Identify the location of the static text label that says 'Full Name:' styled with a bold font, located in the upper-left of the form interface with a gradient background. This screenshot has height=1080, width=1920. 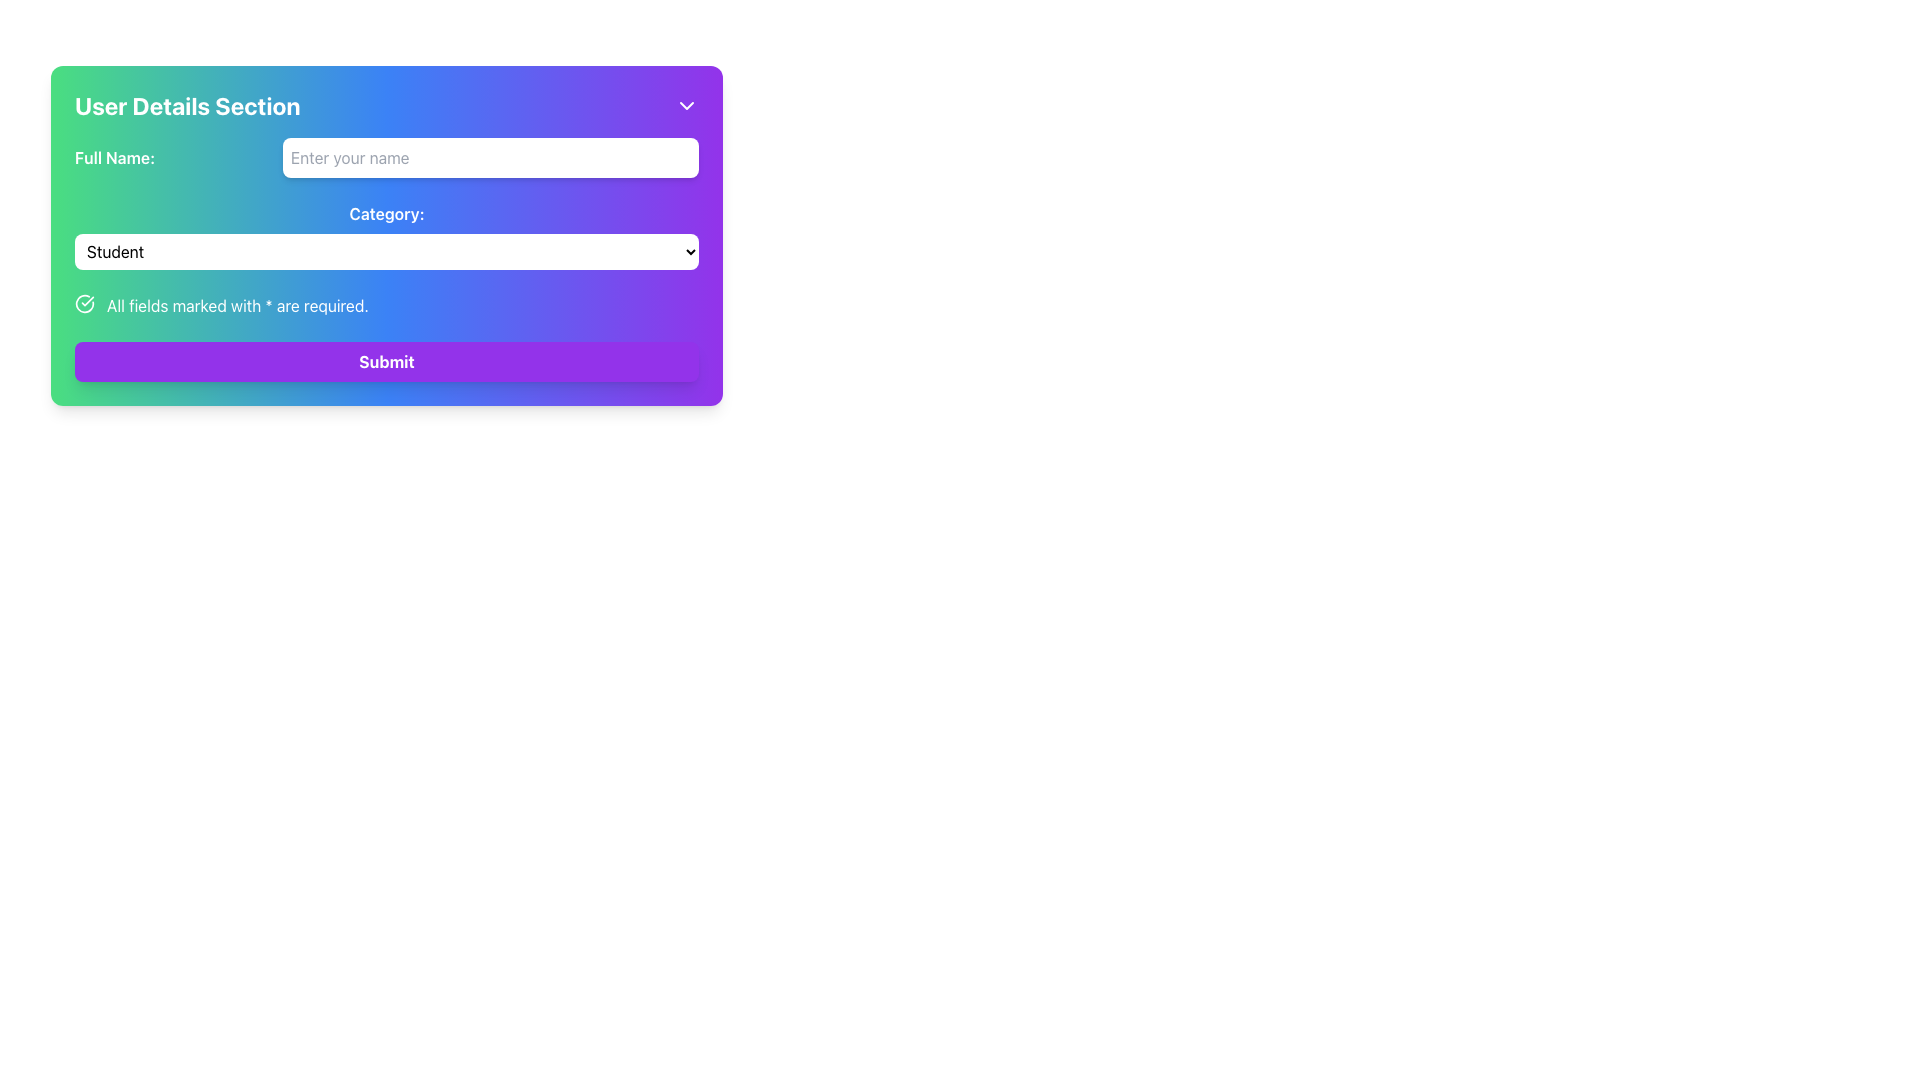
(114, 157).